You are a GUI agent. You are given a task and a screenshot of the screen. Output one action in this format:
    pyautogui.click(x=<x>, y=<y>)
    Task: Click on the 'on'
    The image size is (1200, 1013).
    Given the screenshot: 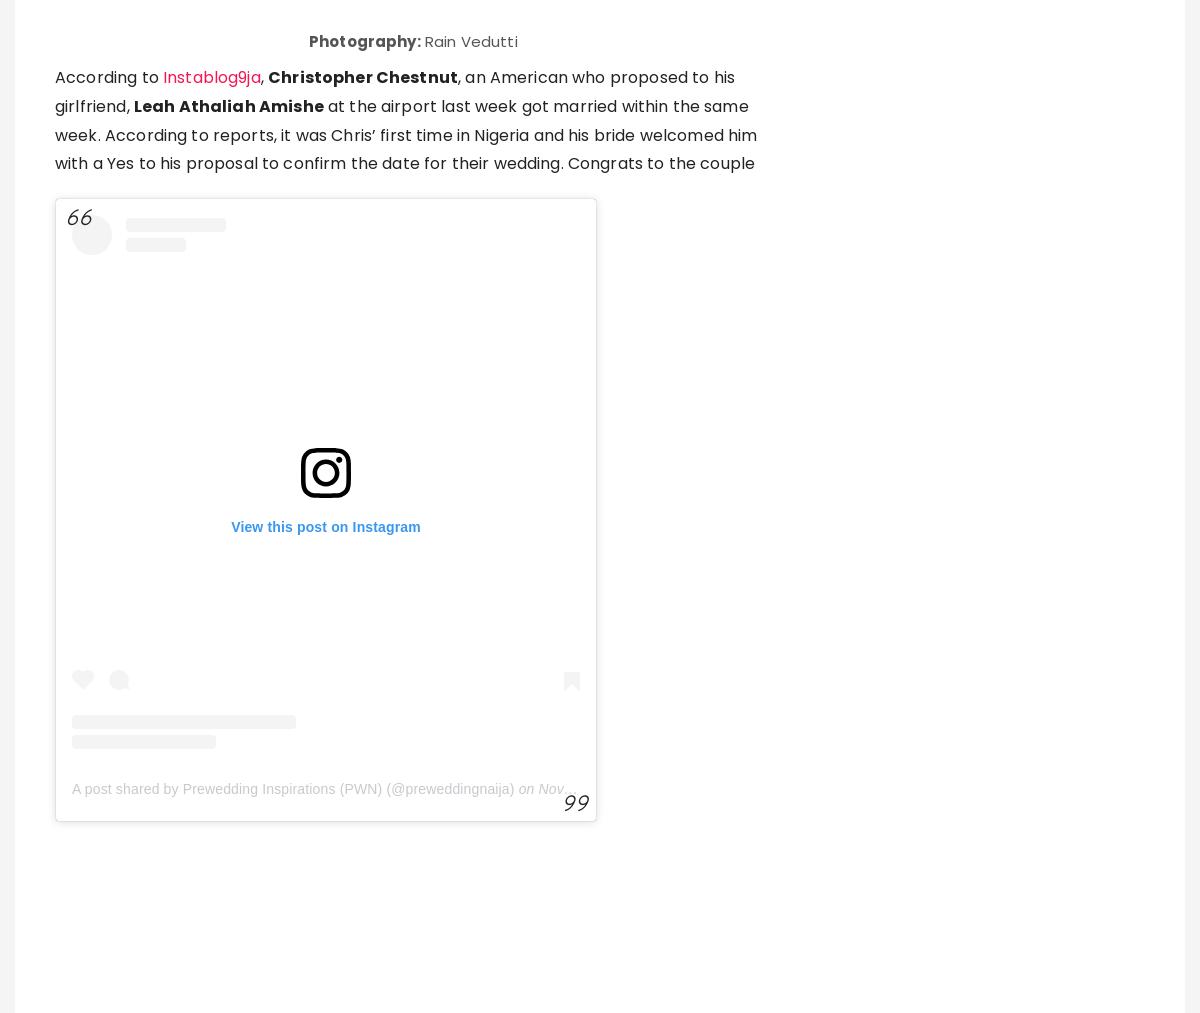 What is the action you would take?
    pyautogui.click(x=524, y=508)
    